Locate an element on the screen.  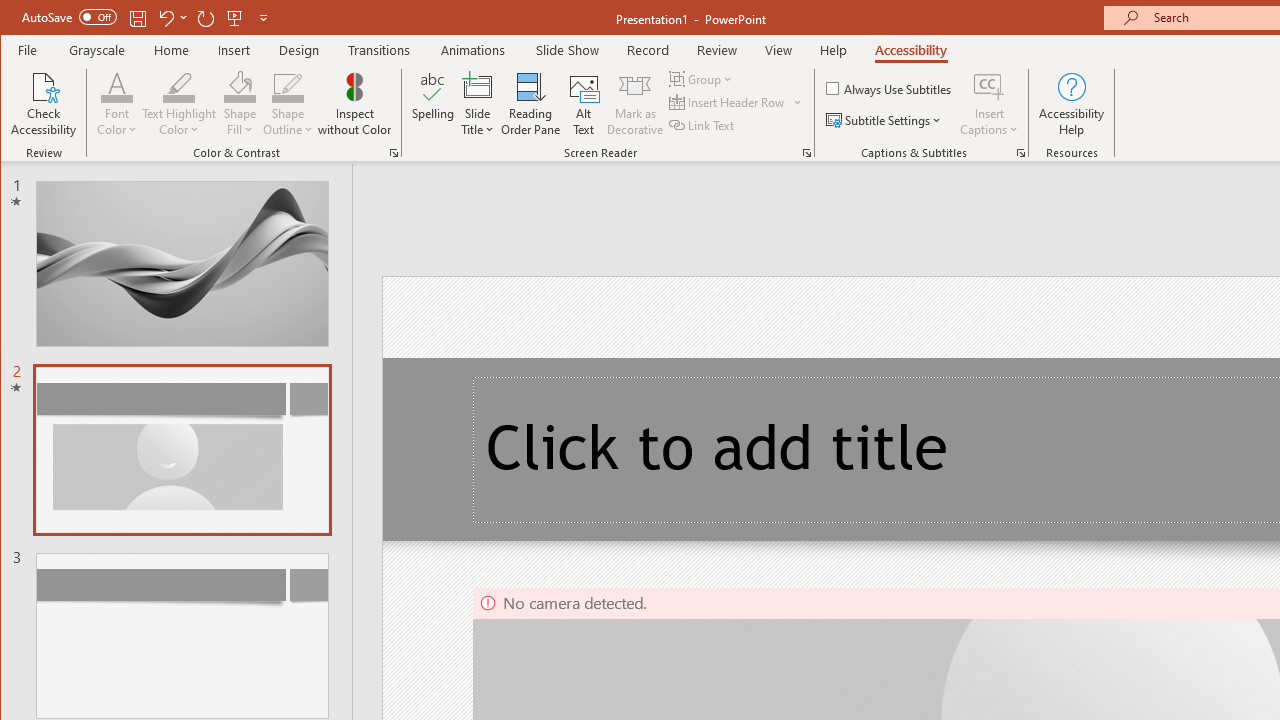
'Slide Title' is located at coordinates (477, 85).